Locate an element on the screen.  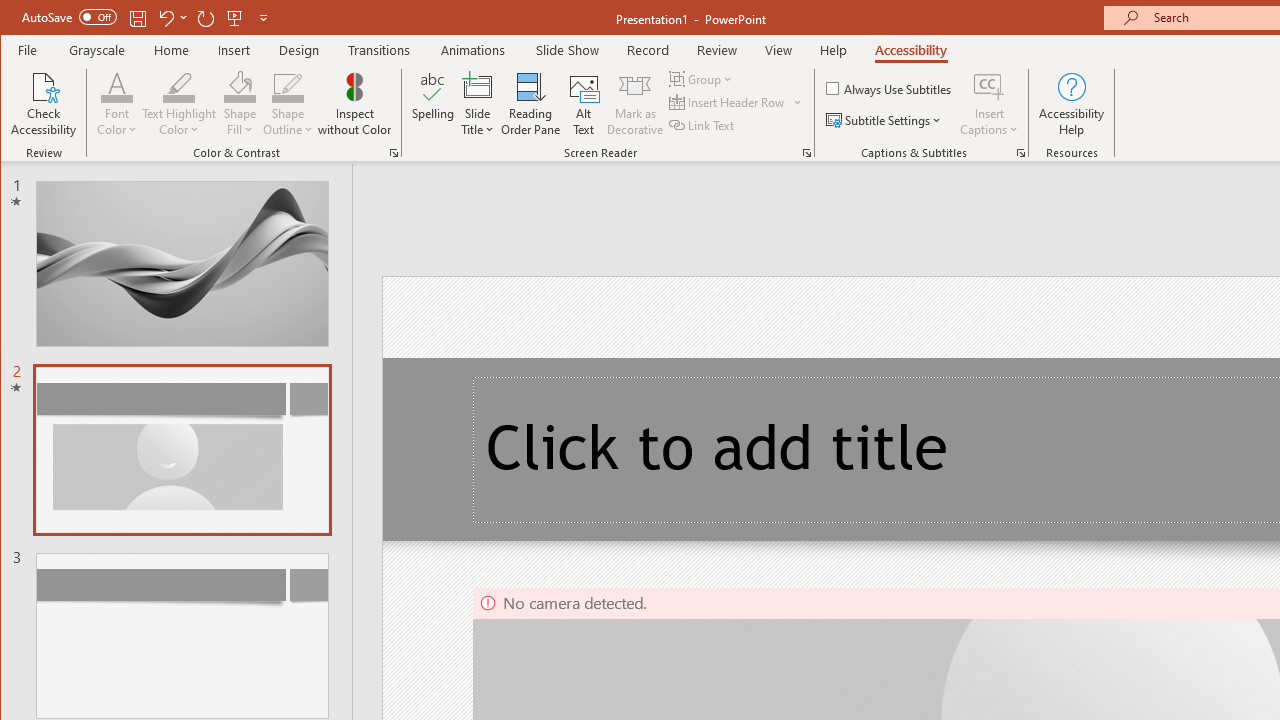
'Slide Title' is located at coordinates (477, 85).